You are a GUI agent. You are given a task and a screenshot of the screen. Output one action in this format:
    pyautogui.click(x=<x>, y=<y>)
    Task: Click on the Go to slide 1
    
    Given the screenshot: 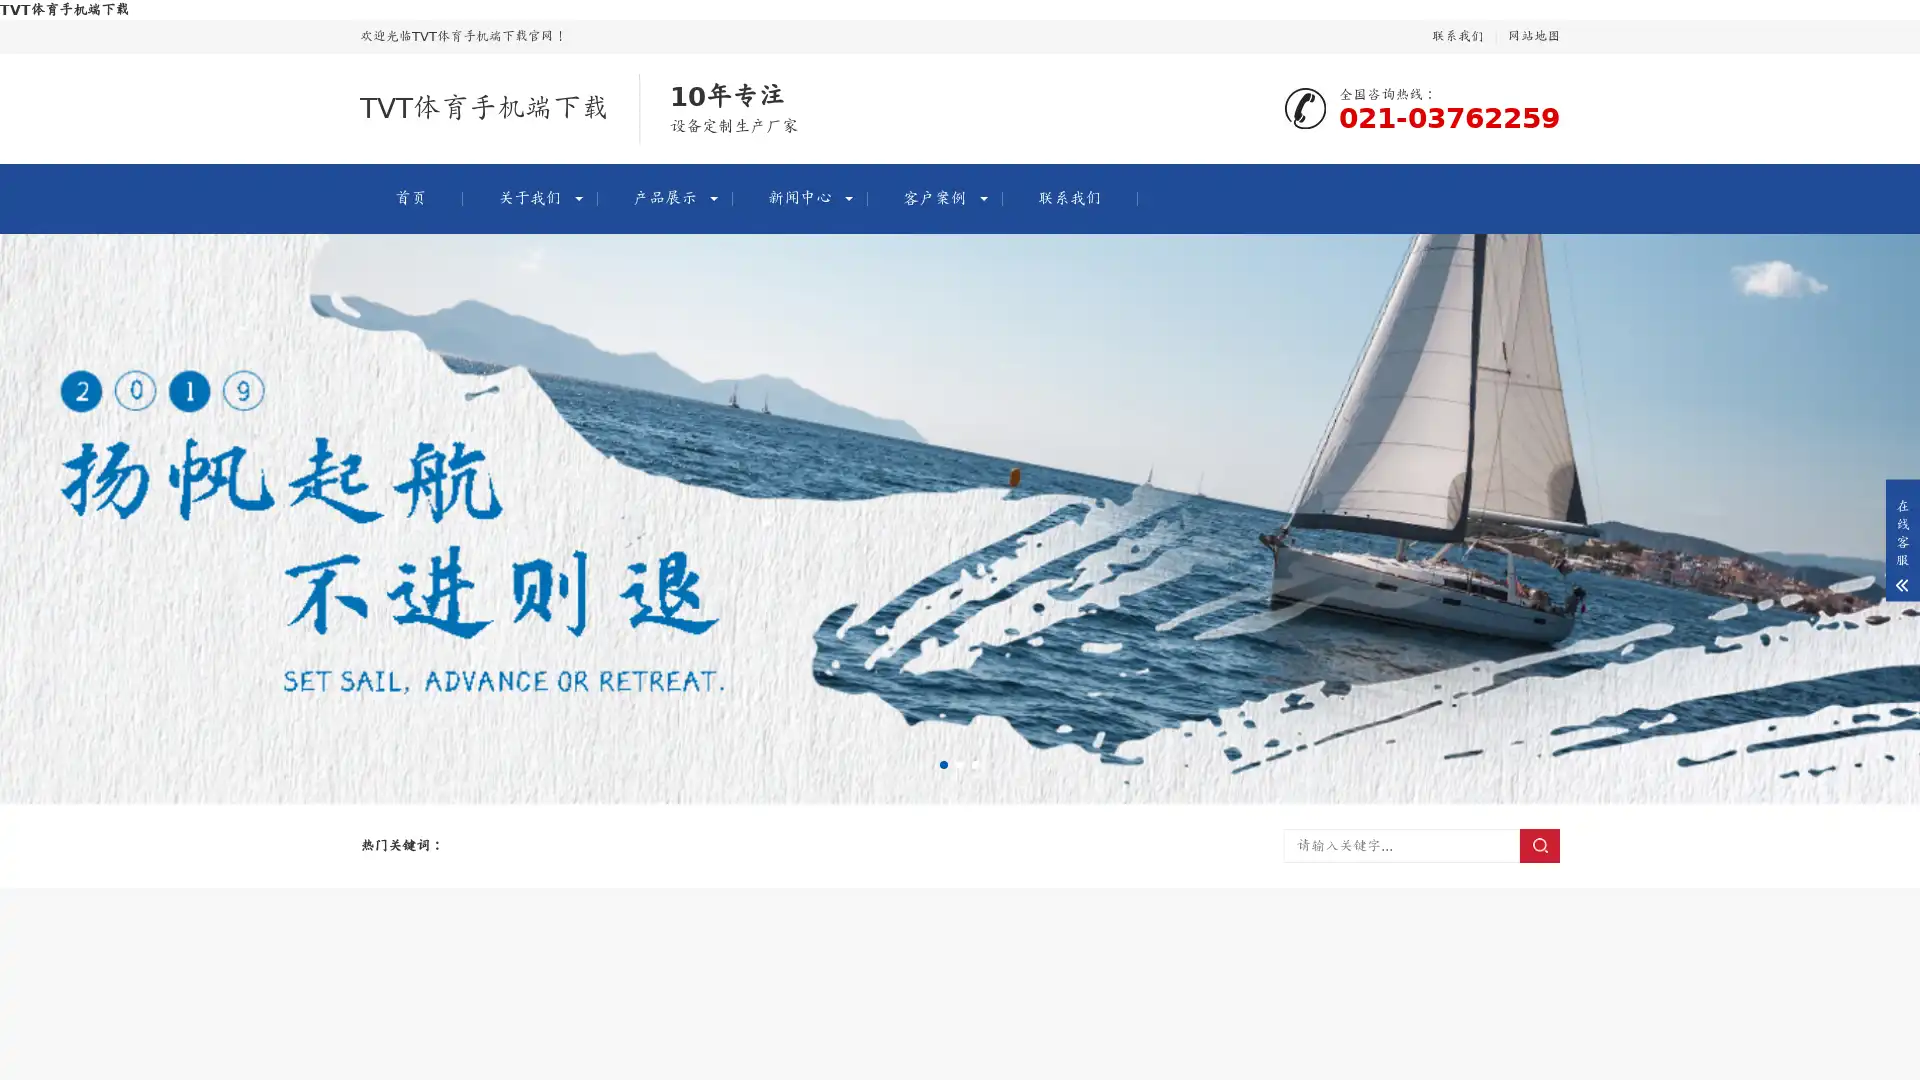 What is the action you would take?
    pyautogui.click(x=943, y=764)
    